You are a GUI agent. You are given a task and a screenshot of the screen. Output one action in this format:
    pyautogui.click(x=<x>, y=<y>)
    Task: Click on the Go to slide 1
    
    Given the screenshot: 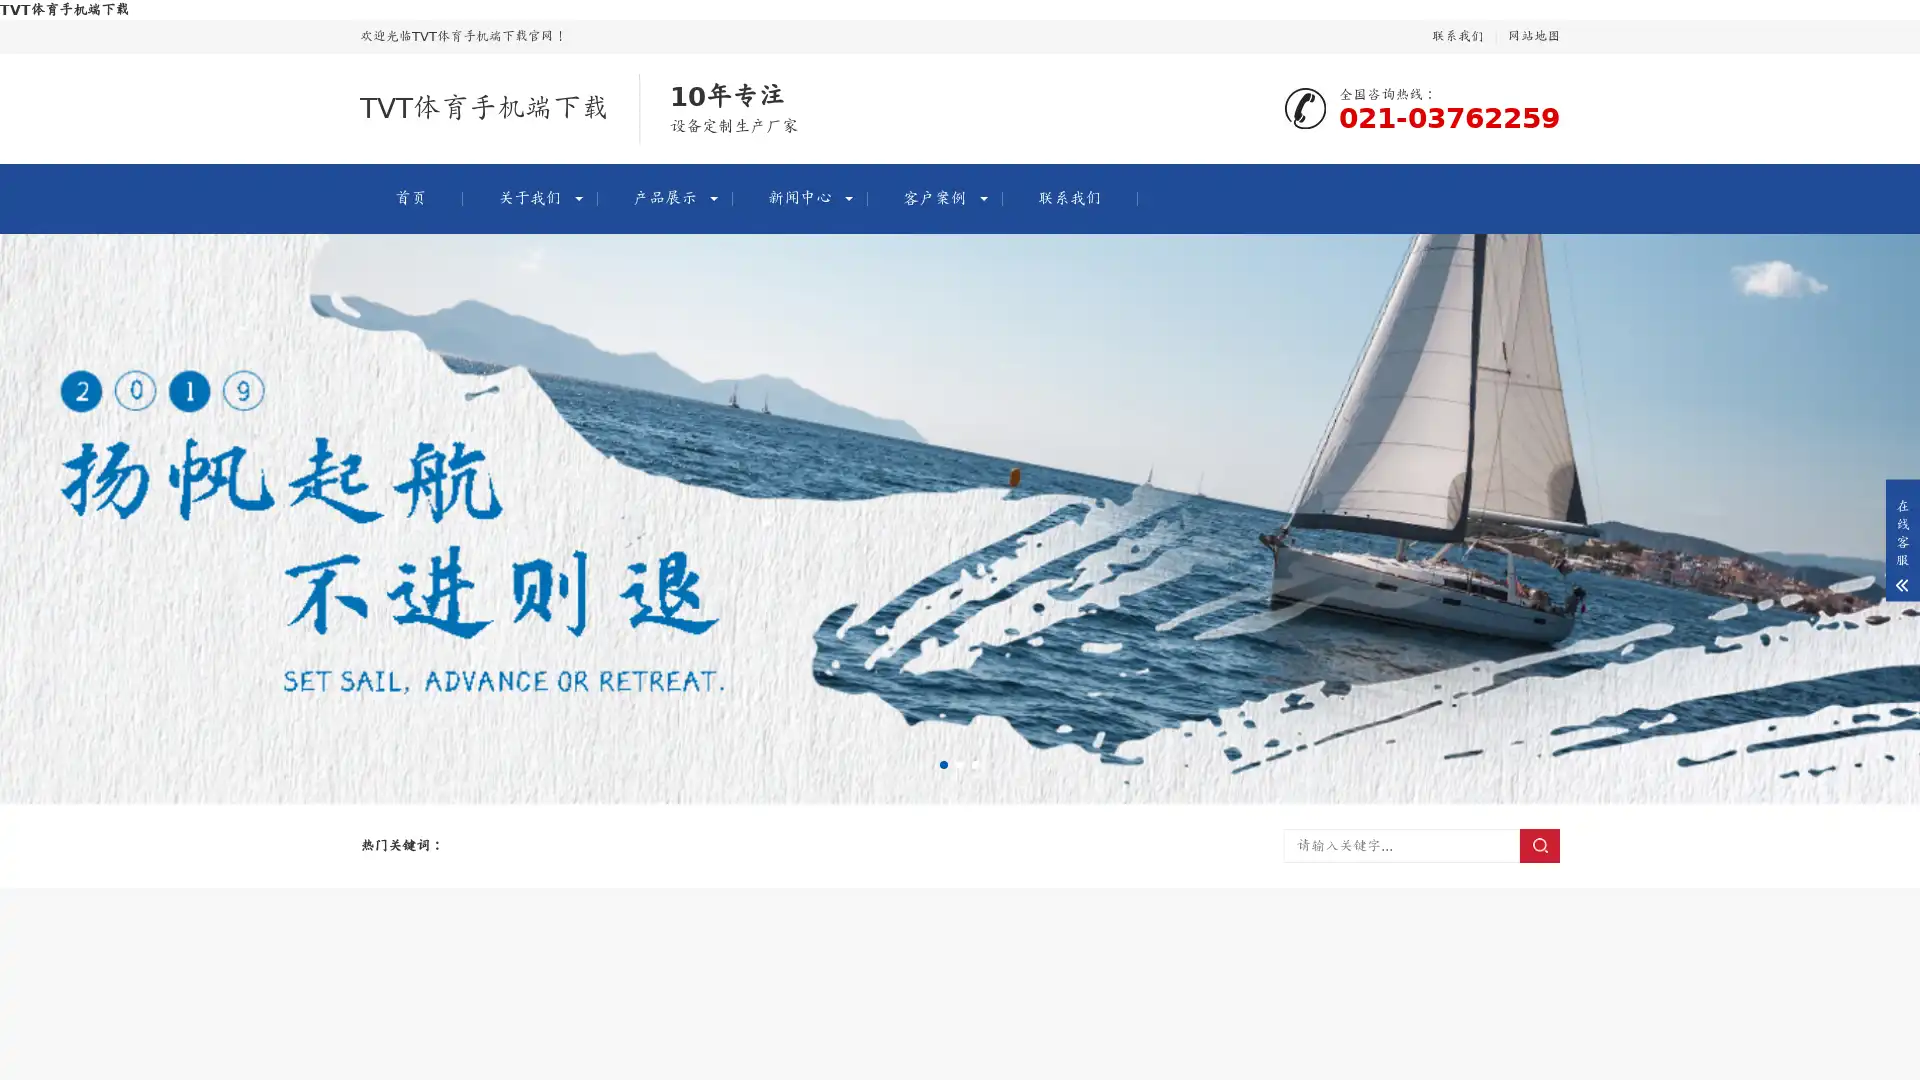 What is the action you would take?
    pyautogui.click(x=943, y=764)
    